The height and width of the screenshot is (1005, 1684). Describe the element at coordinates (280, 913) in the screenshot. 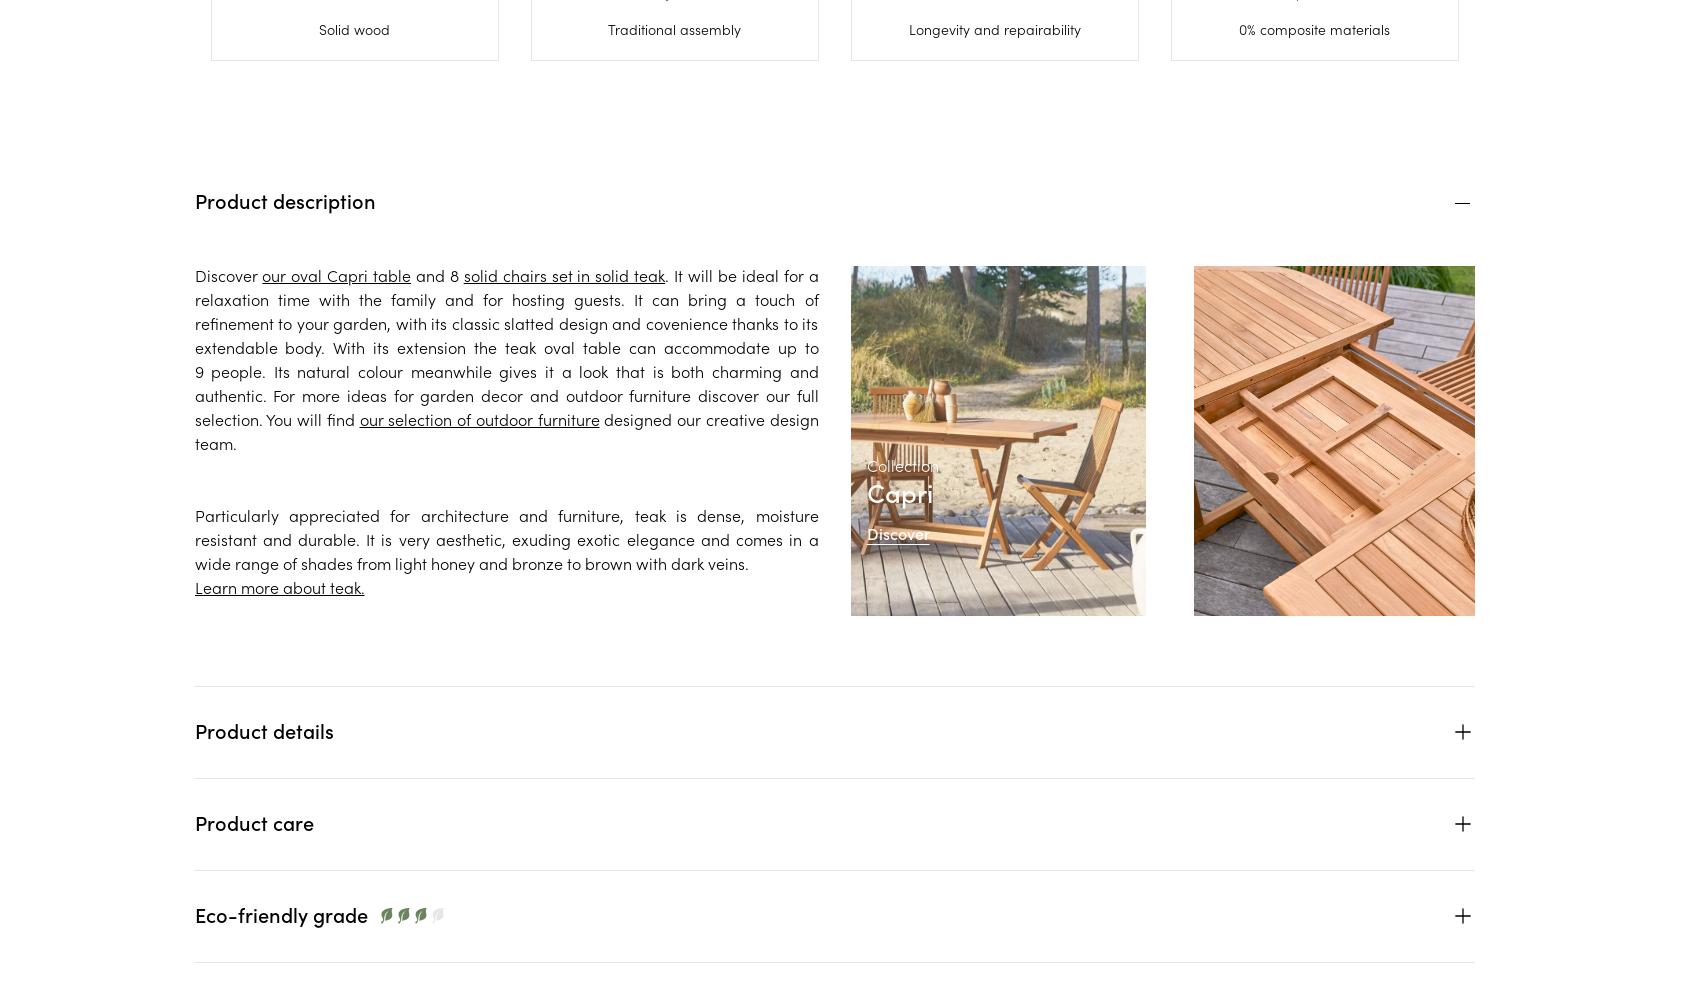

I see `'Eco-friendly grade'` at that location.